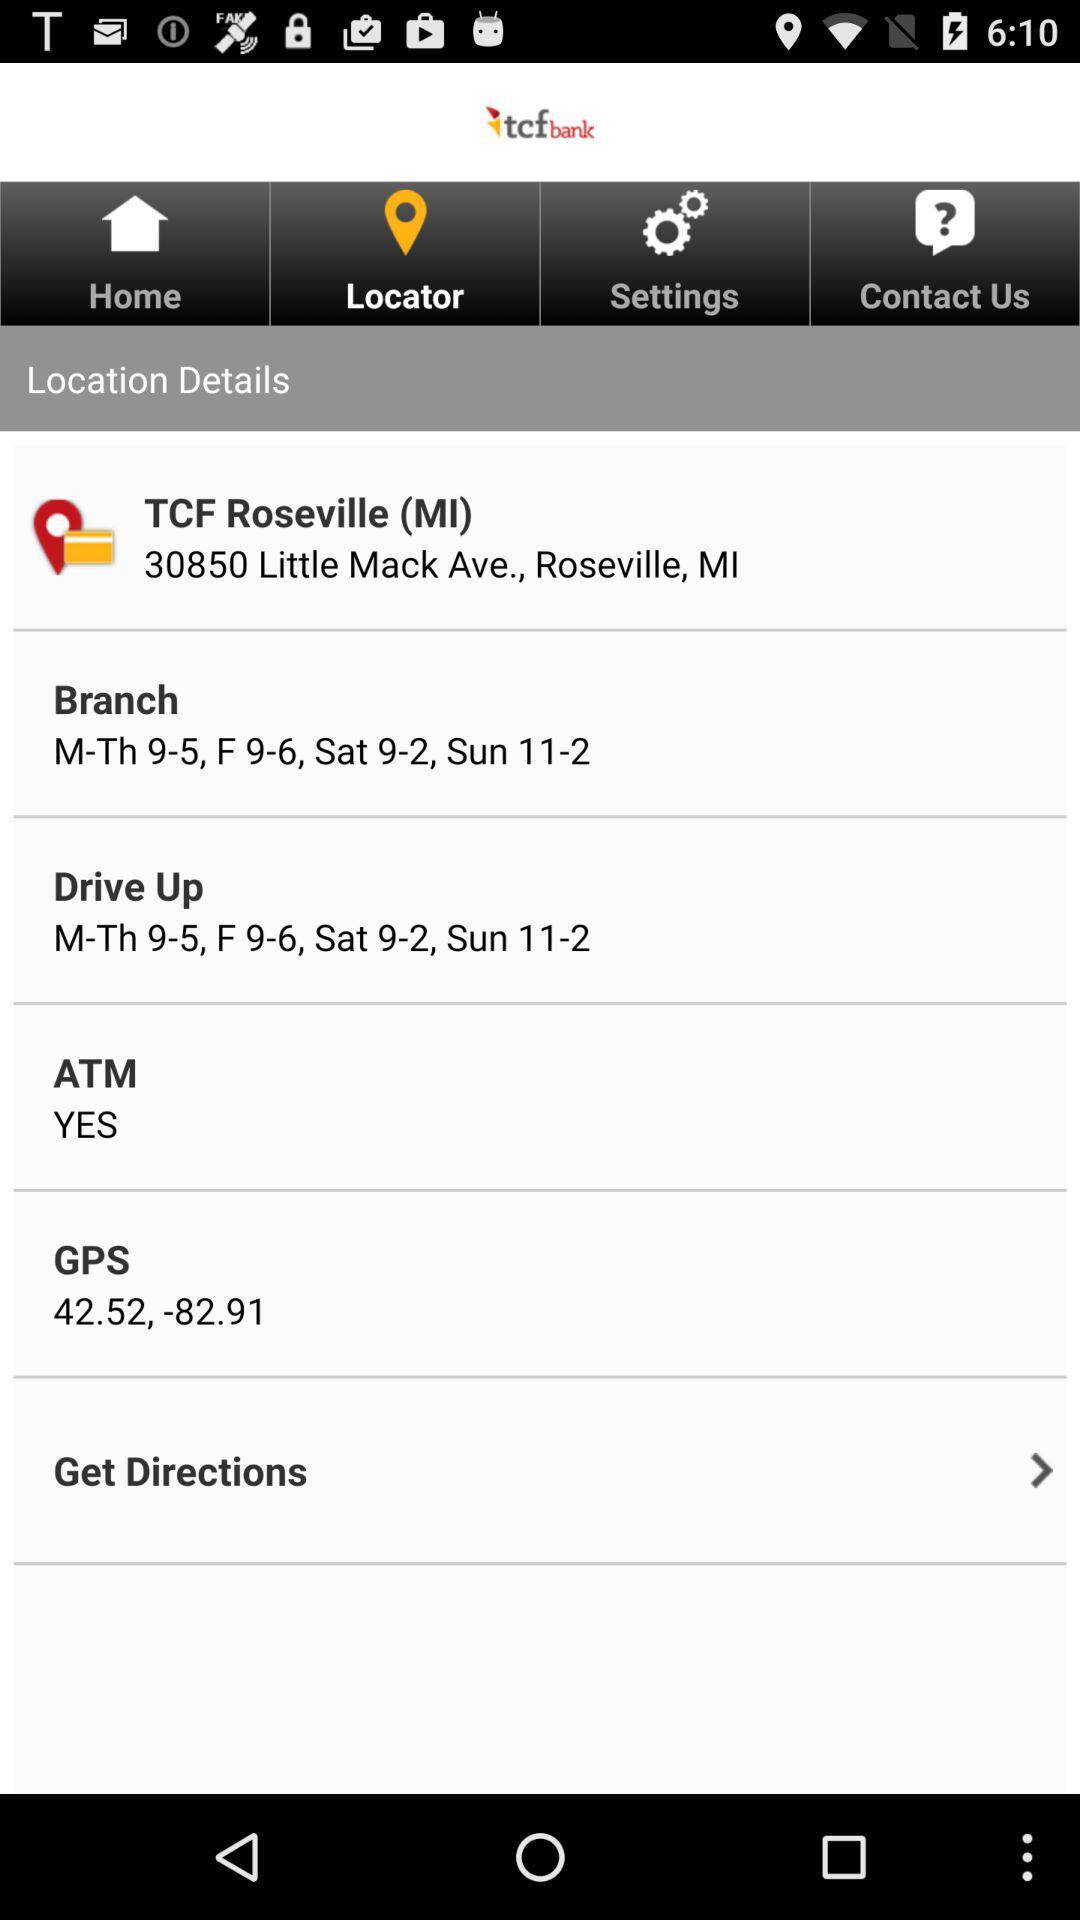 This screenshot has width=1080, height=1920. Describe the element at coordinates (1040, 1470) in the screenshot. I see `item below contact us icon` at that location.